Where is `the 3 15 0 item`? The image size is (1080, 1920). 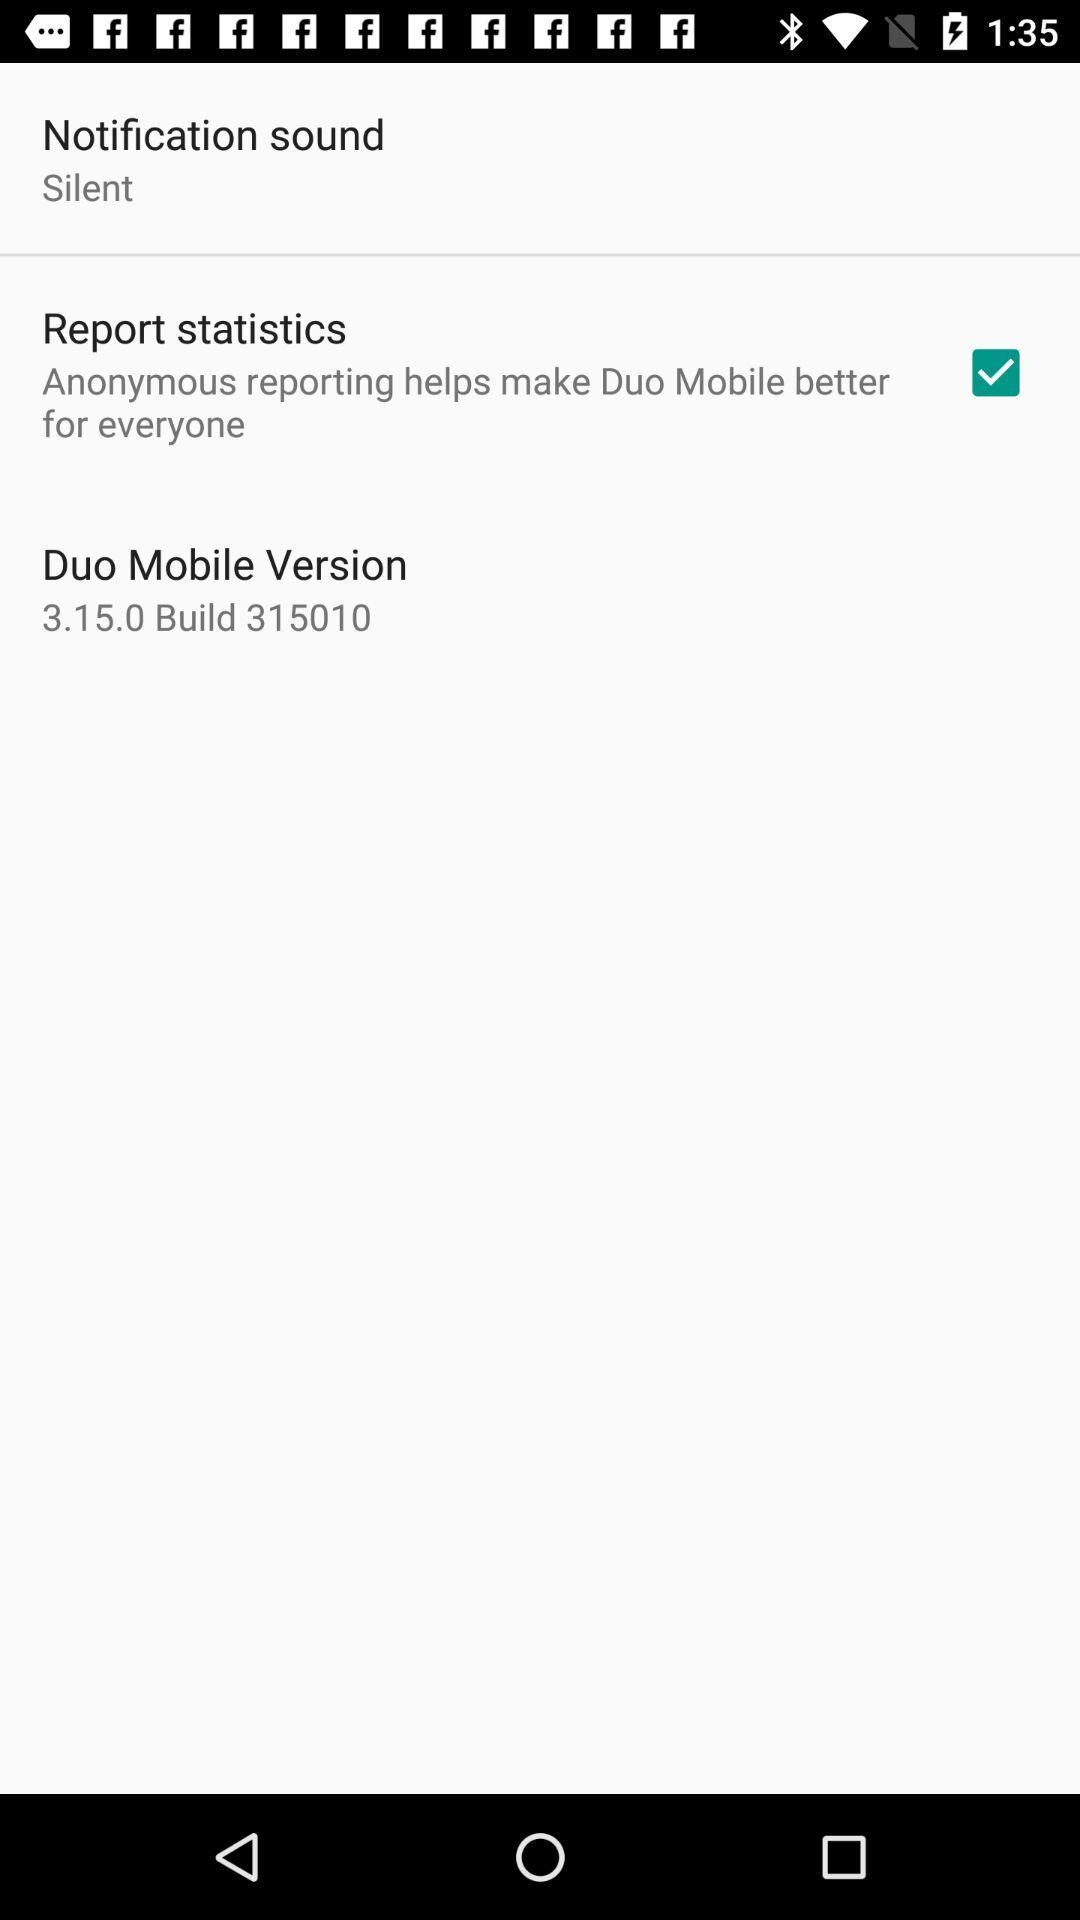
the 3 15 0 item is located at coordinates (207, 615).